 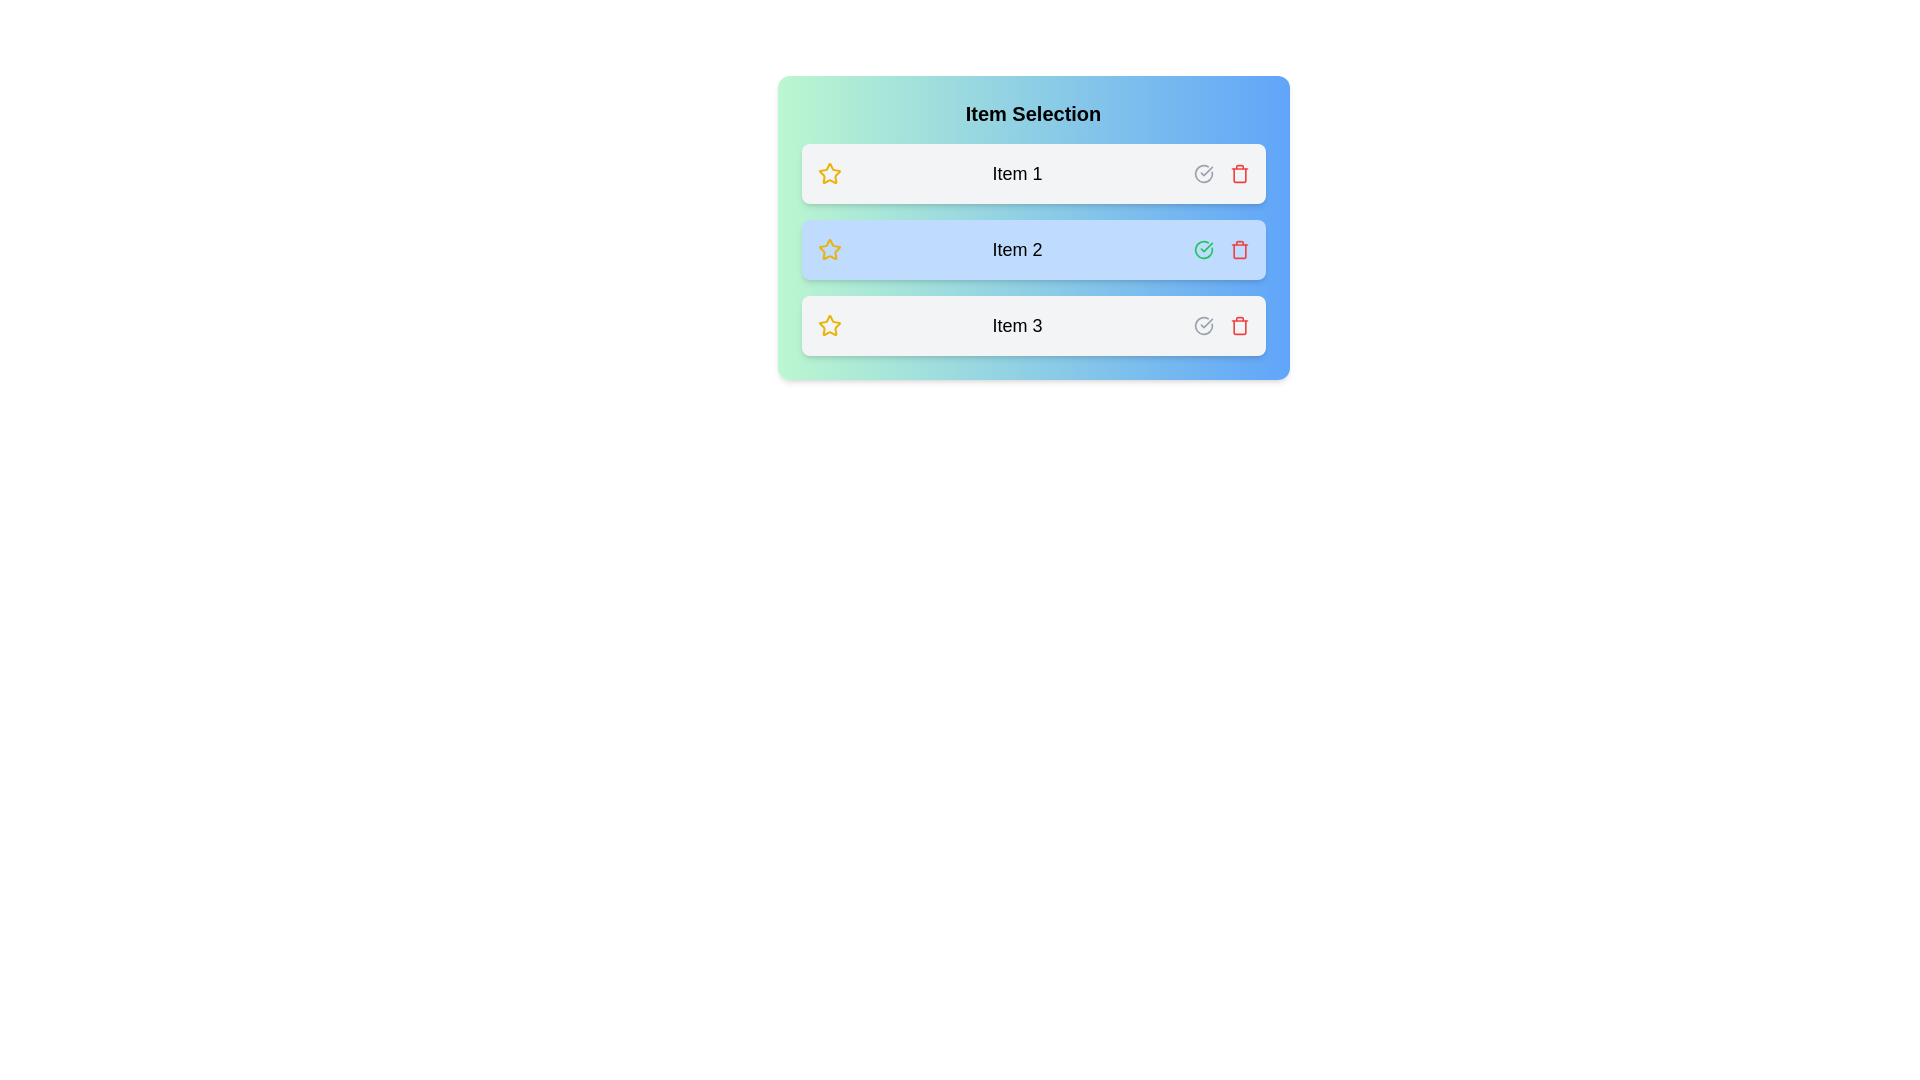 What do you see at coordinates (1238, 325) in the screenshot?
I see `the trash icon corresponding to the item Item 3 to remove it from the list` at bounding box center [1238, 325].